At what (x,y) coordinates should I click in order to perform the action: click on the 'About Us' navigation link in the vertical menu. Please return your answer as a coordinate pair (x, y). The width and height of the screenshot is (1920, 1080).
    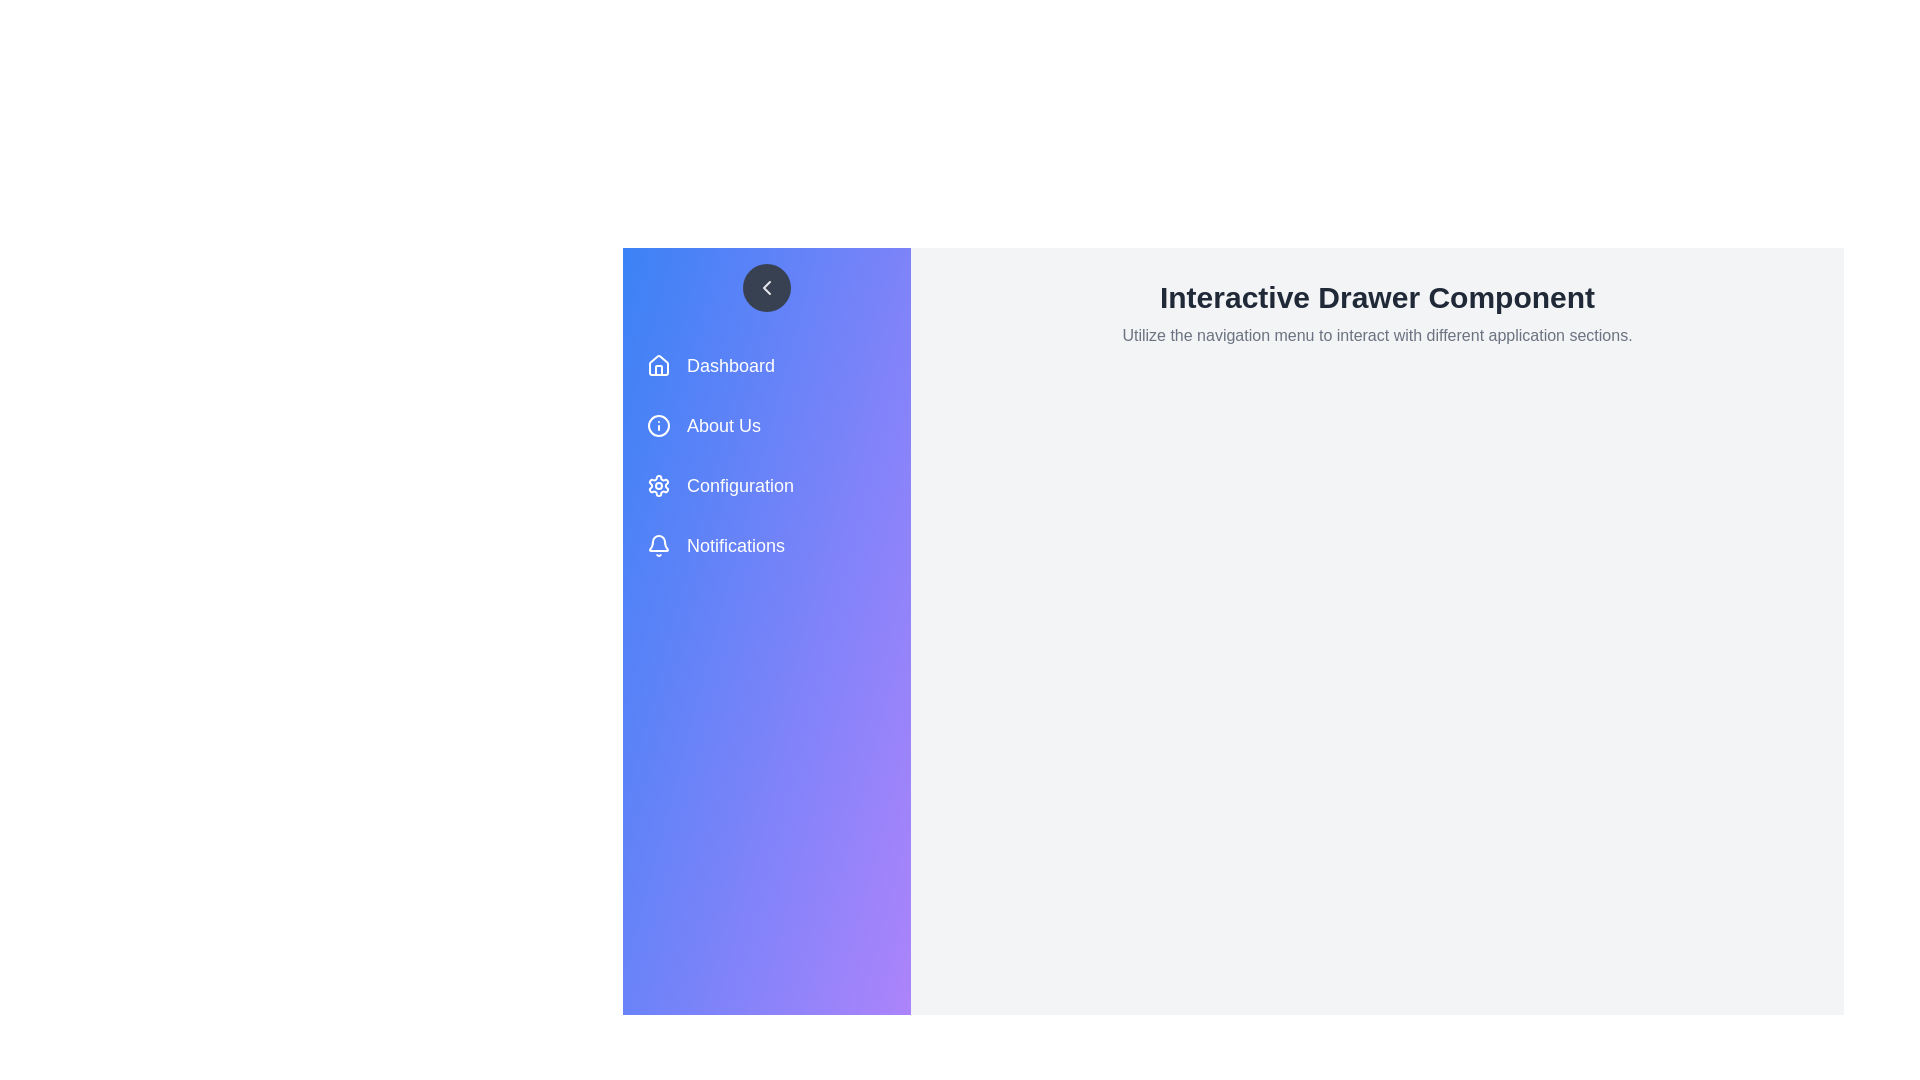
    Looking at the image, I should click on (773, 455).